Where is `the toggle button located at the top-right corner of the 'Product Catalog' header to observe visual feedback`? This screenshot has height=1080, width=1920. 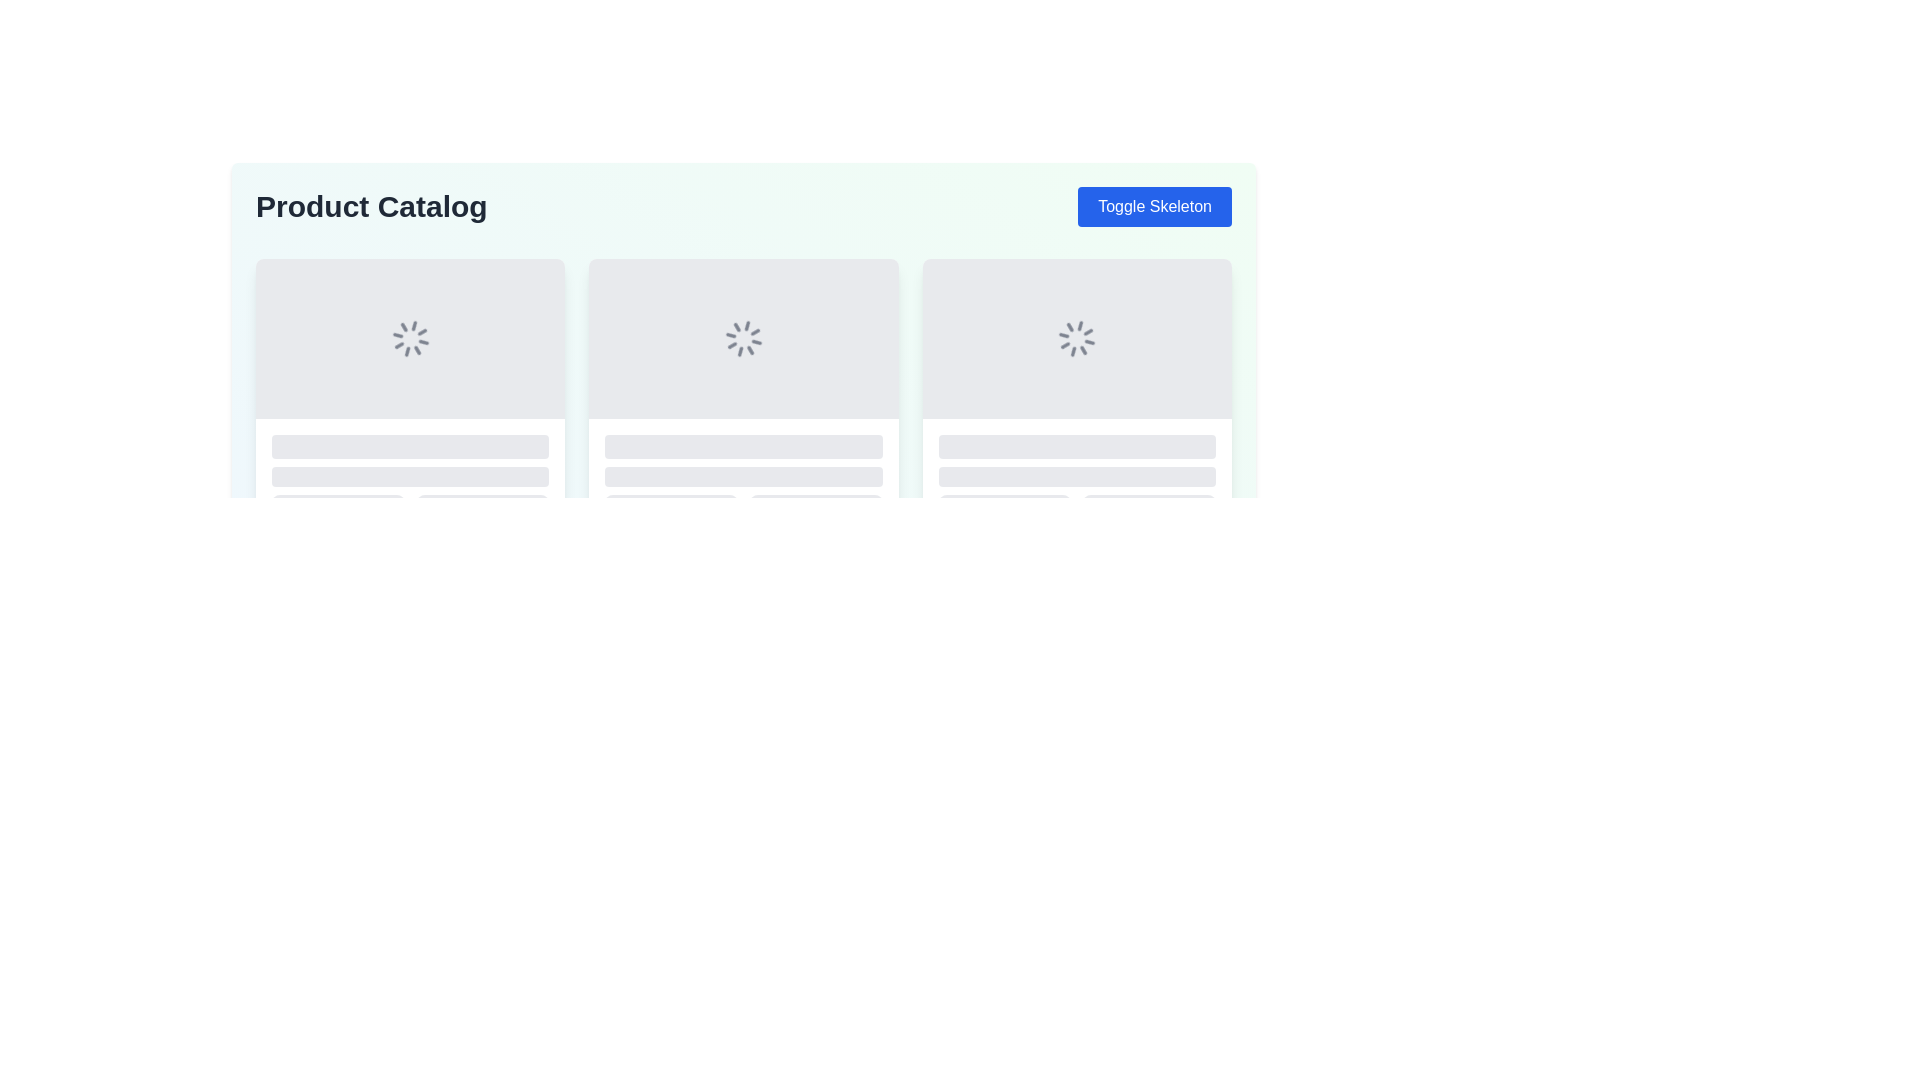
the toggle button located at the top-right corner of the 'Product Catalog' header to observe visual feedback is located at coordinates (1155, 207).